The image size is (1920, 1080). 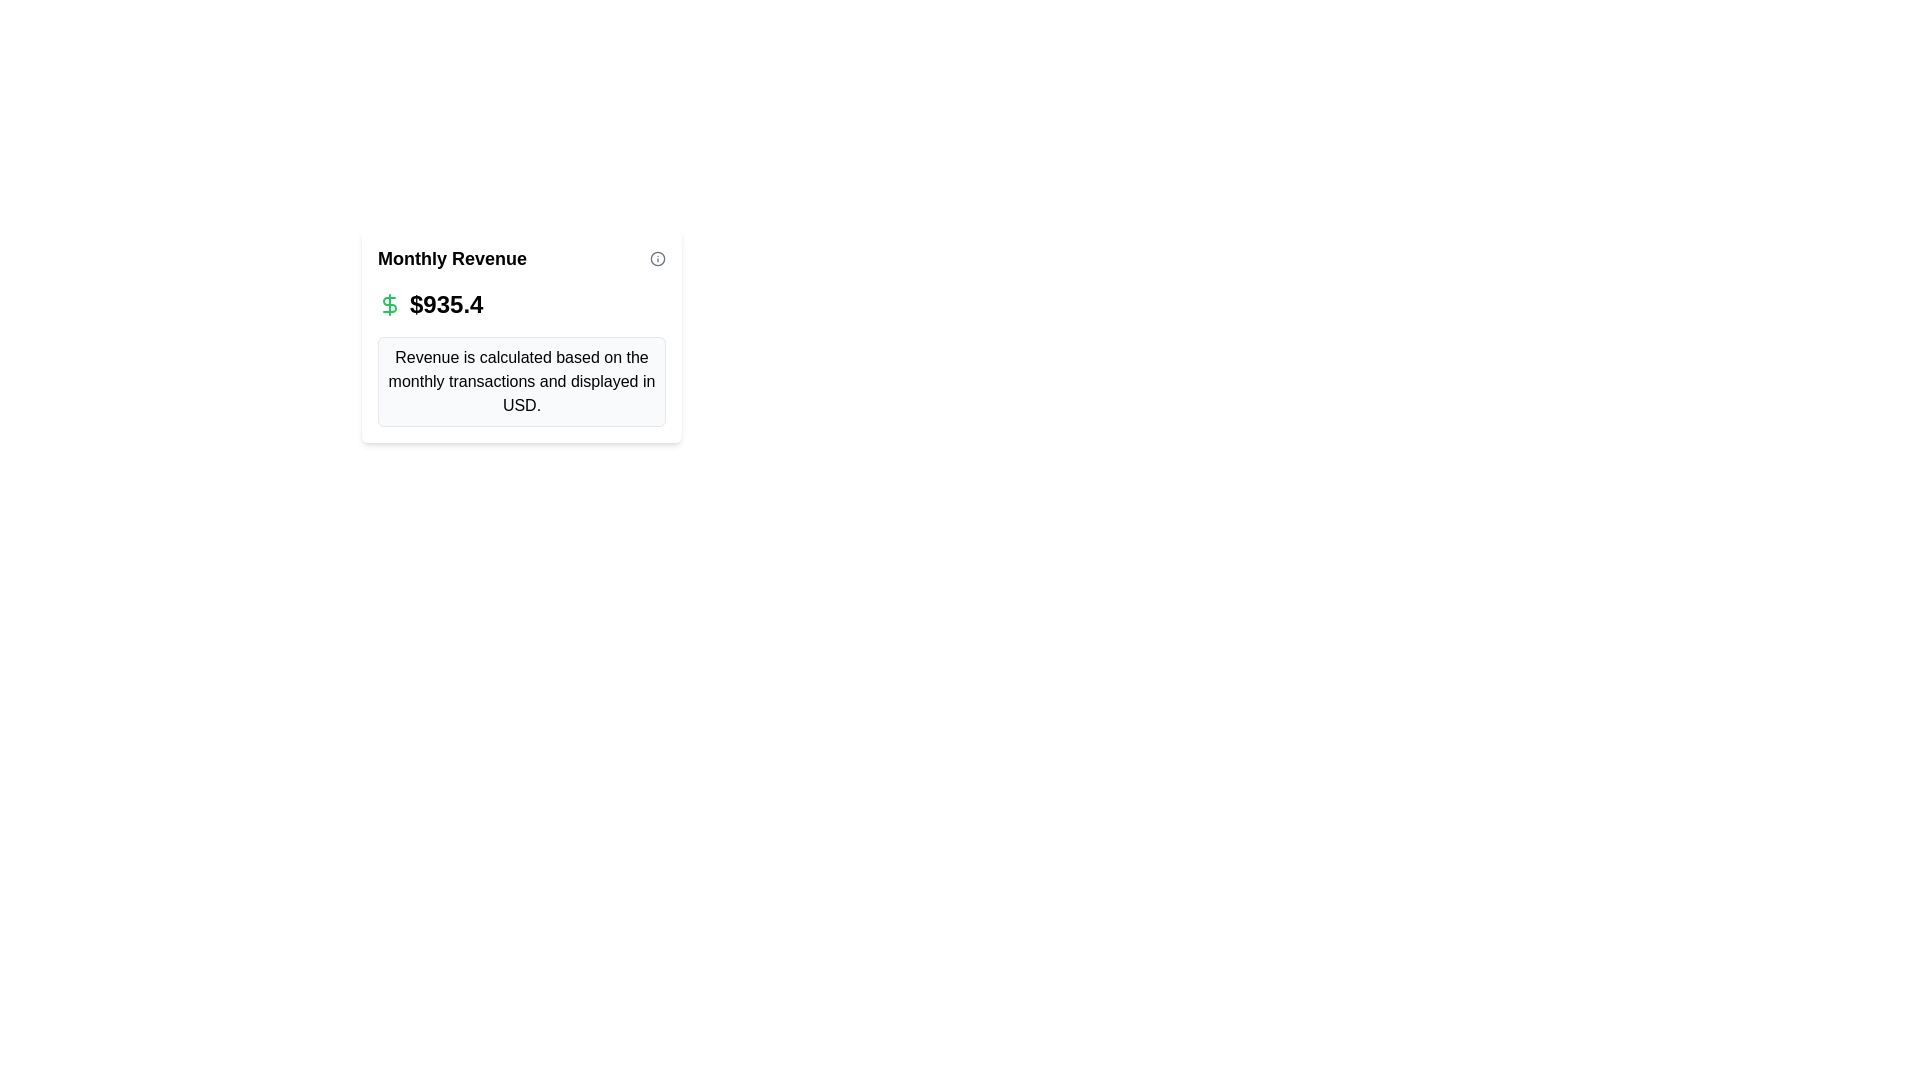 I want to click on the circular portion of the SVG graphic located at the top-right corner of the 'Monthly Revenue' card, so click(x=657, y=257).